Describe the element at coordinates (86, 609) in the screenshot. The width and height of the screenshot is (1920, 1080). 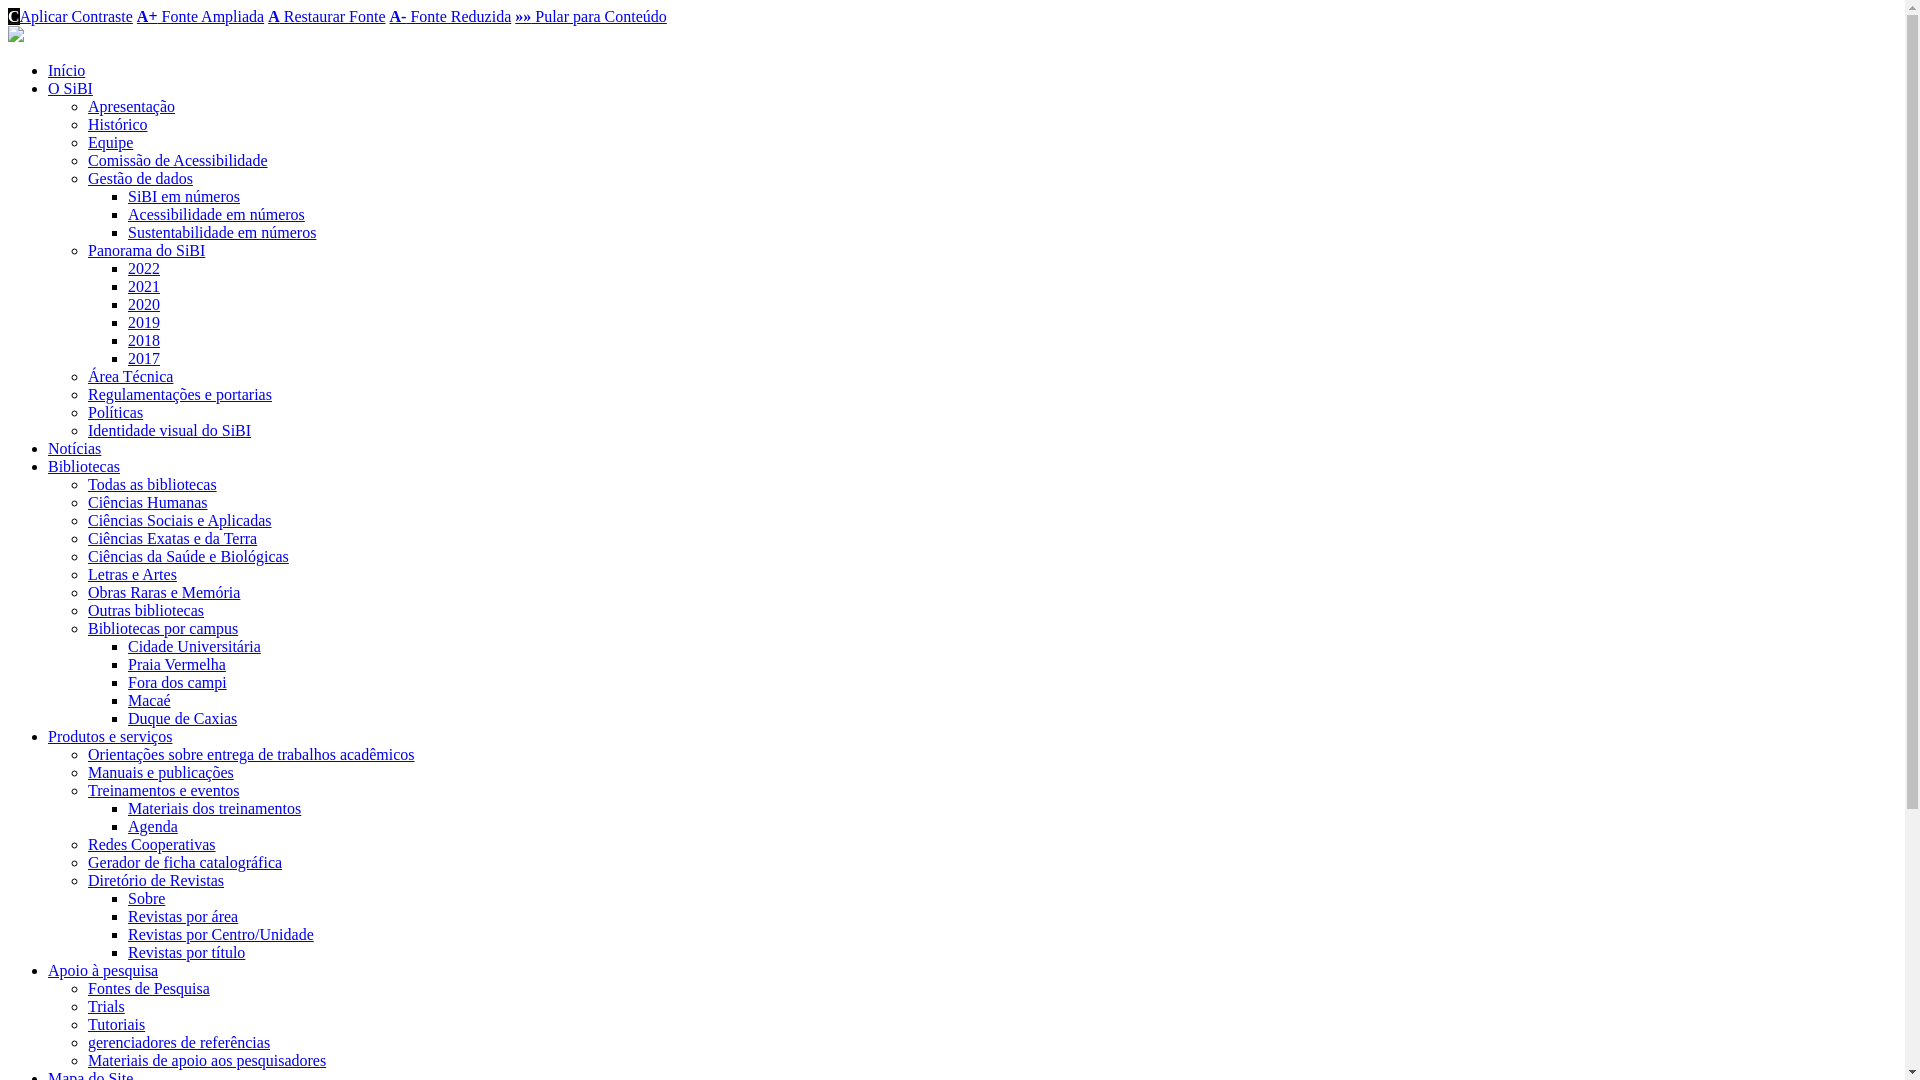
I see `'Outras bibliotecas'` at that location.